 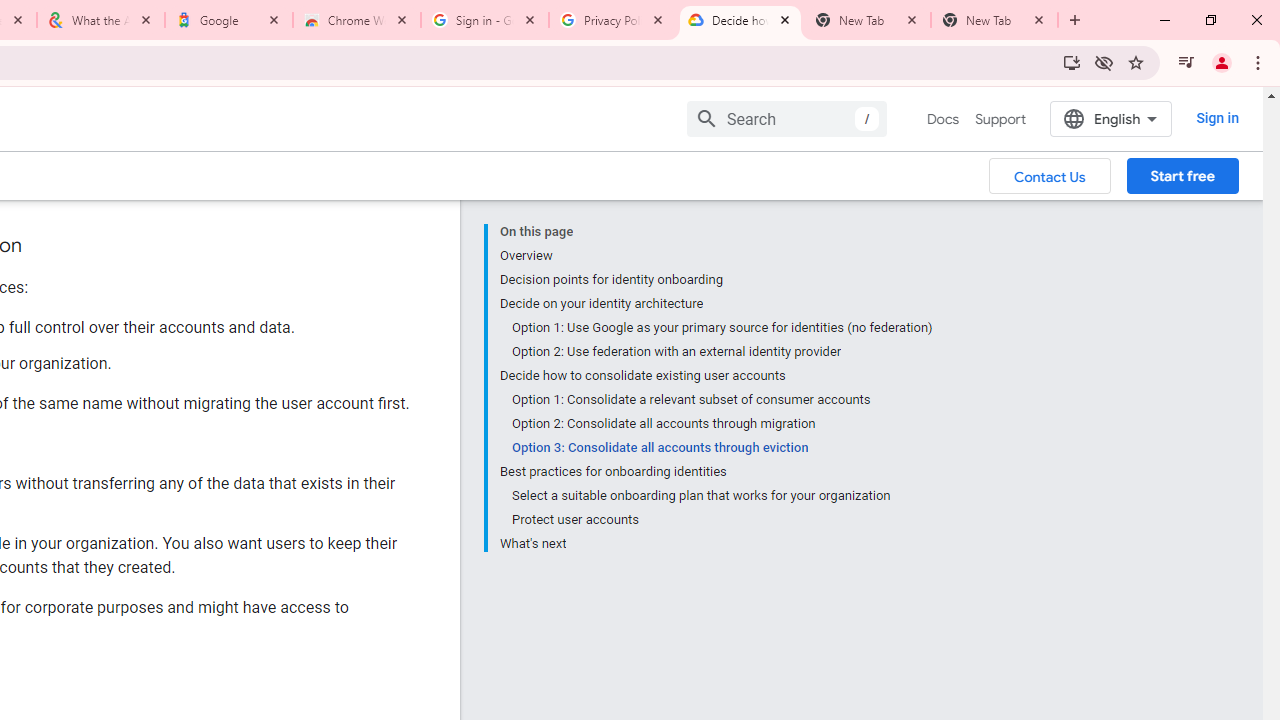 I want to click on 'Control your music, videos, and more', so click(x=1185, y=61).